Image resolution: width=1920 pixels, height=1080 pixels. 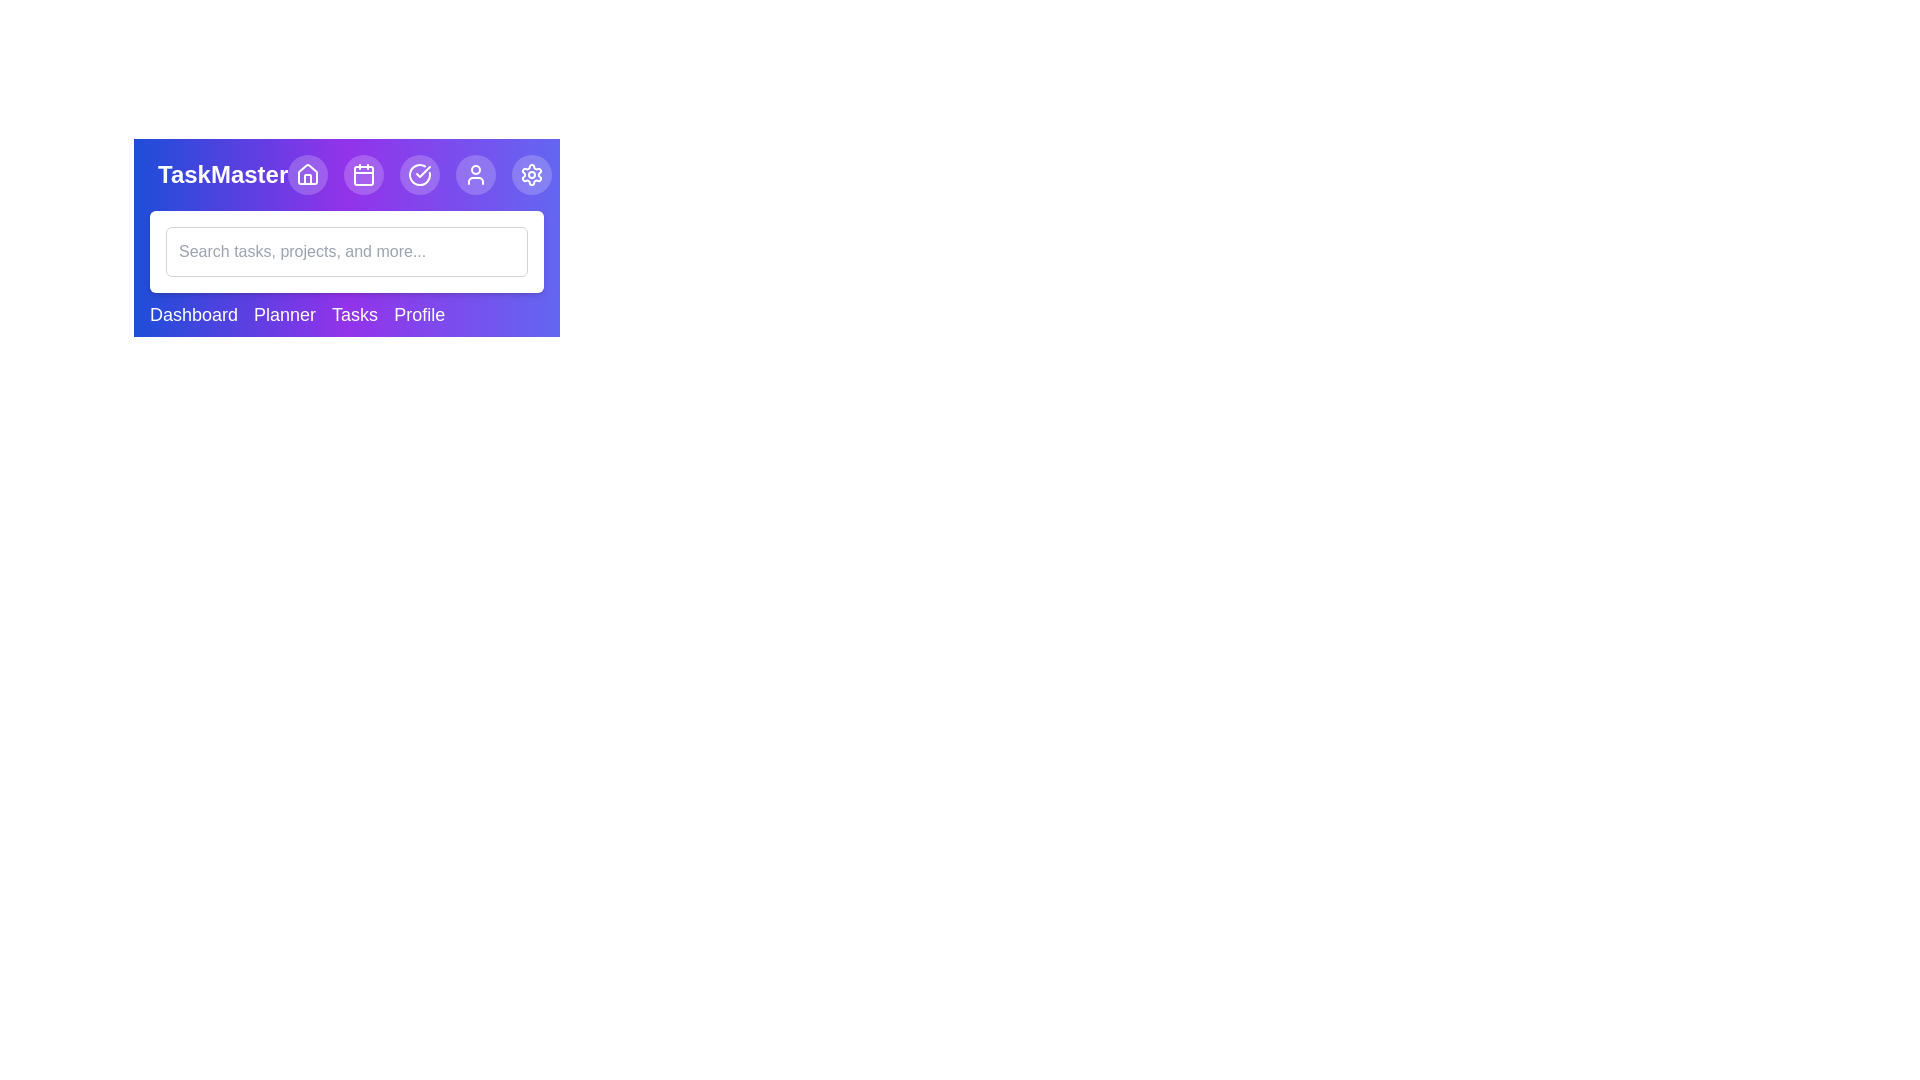 What do you see at coordinates (346, 250) in the screenshot?
I see `the search bar and type the text 'example query'` at bounding box center [346, 250].